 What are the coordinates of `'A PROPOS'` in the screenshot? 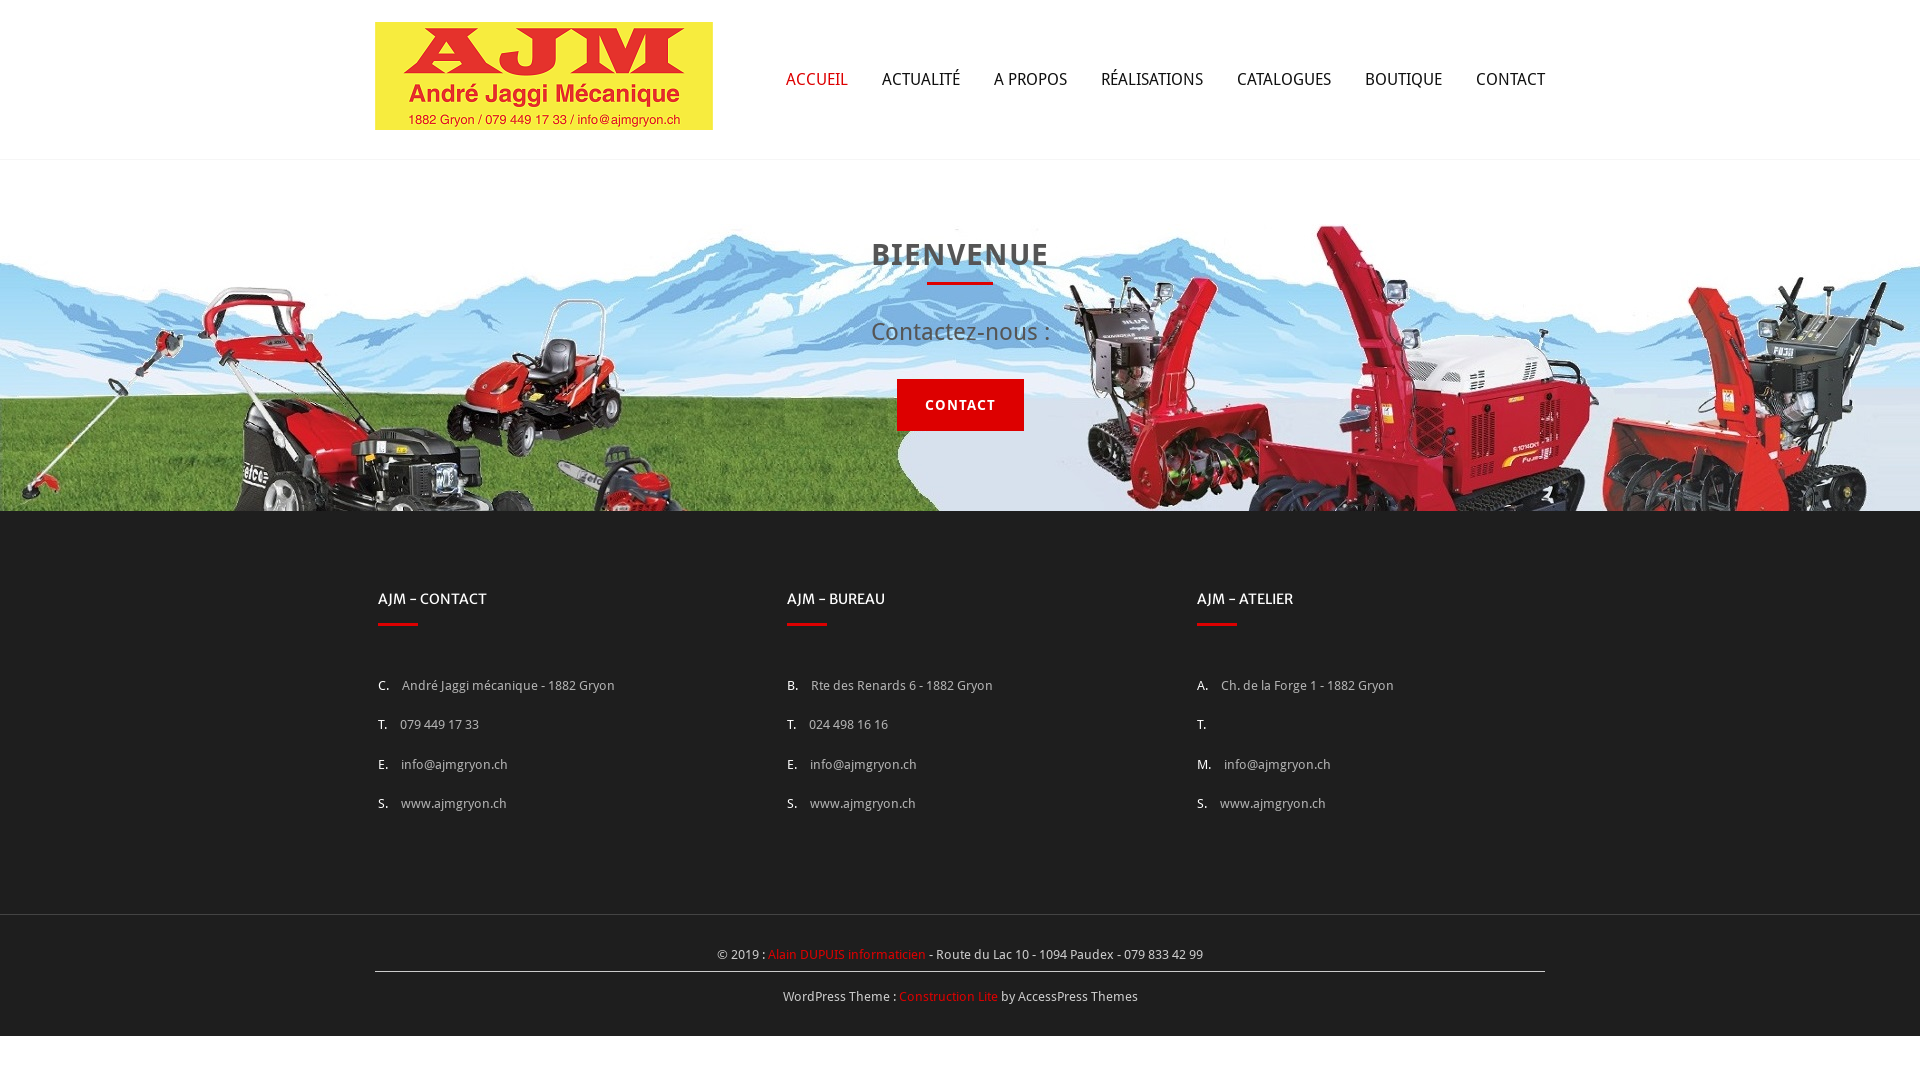 It's located at (1030, 77).